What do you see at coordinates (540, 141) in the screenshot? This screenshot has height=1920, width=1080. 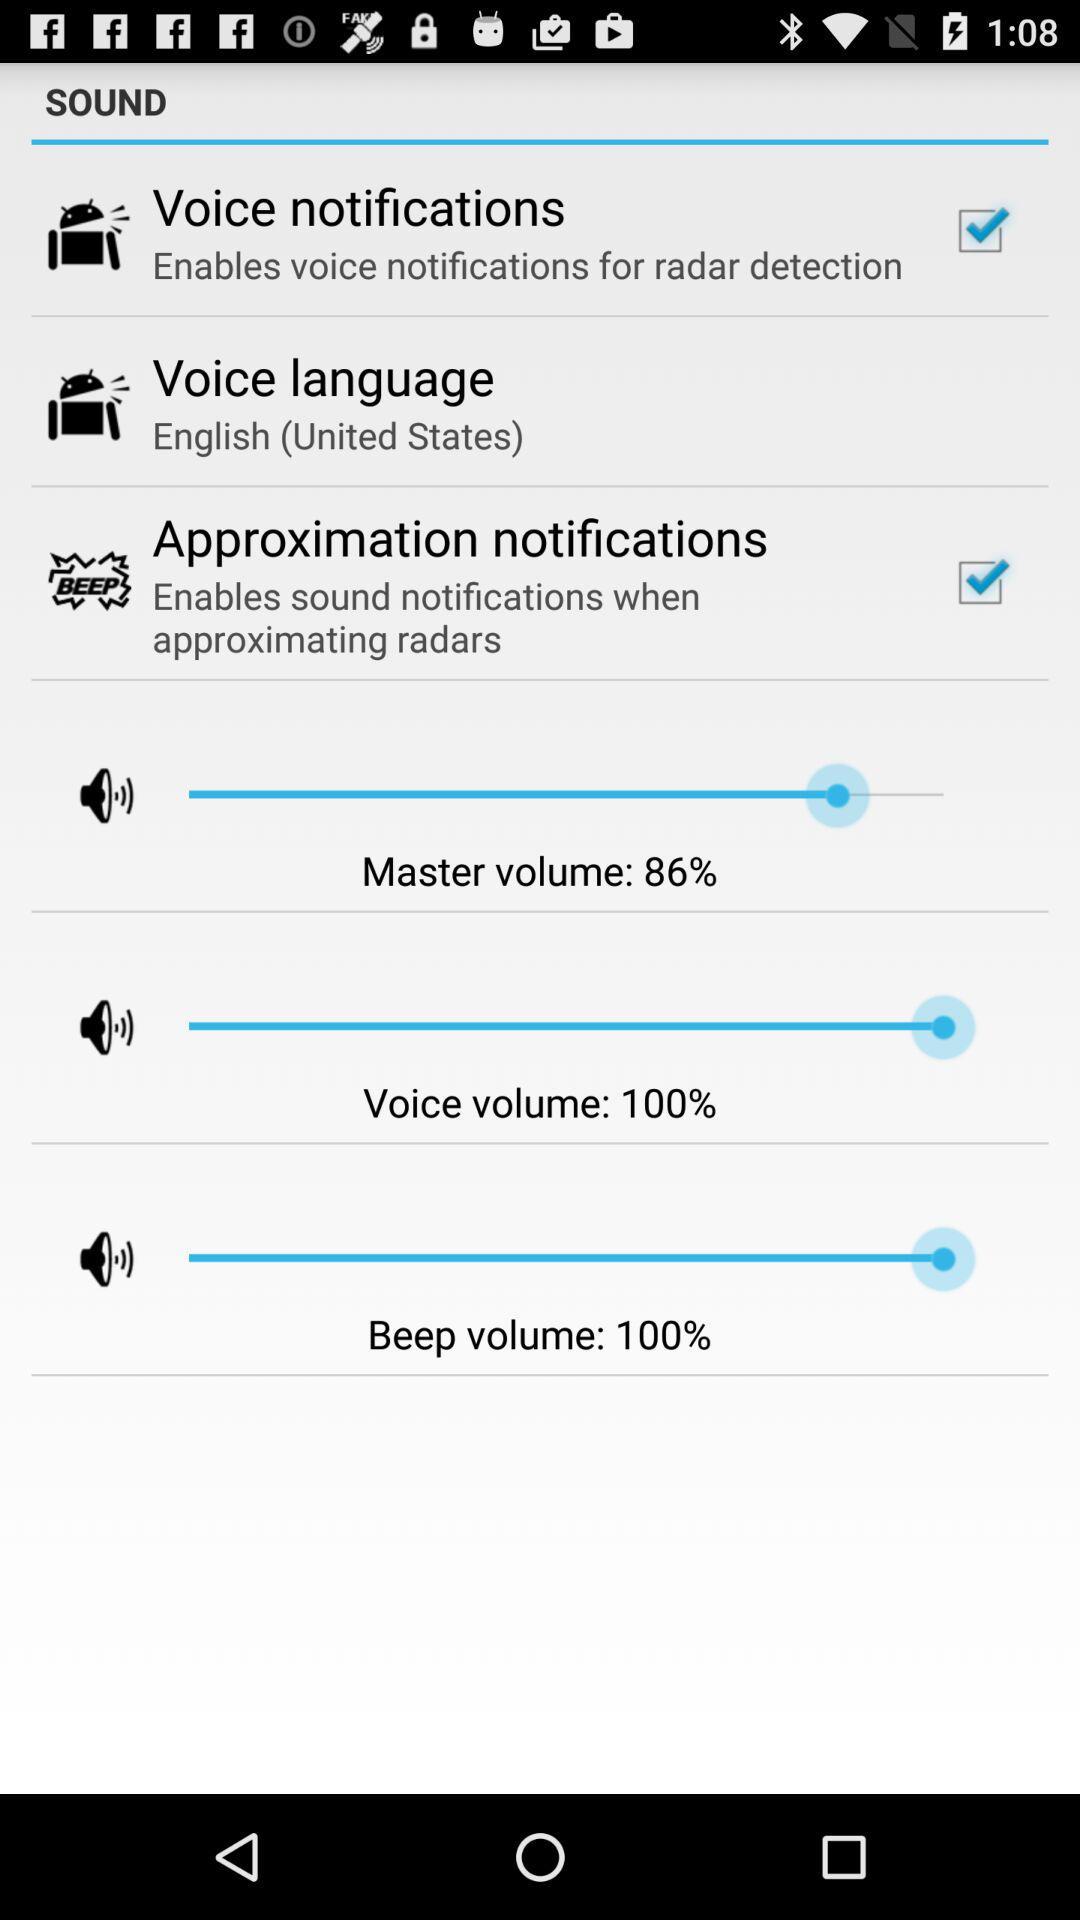 I see `app below the sound` at bounding box center [540, 141].